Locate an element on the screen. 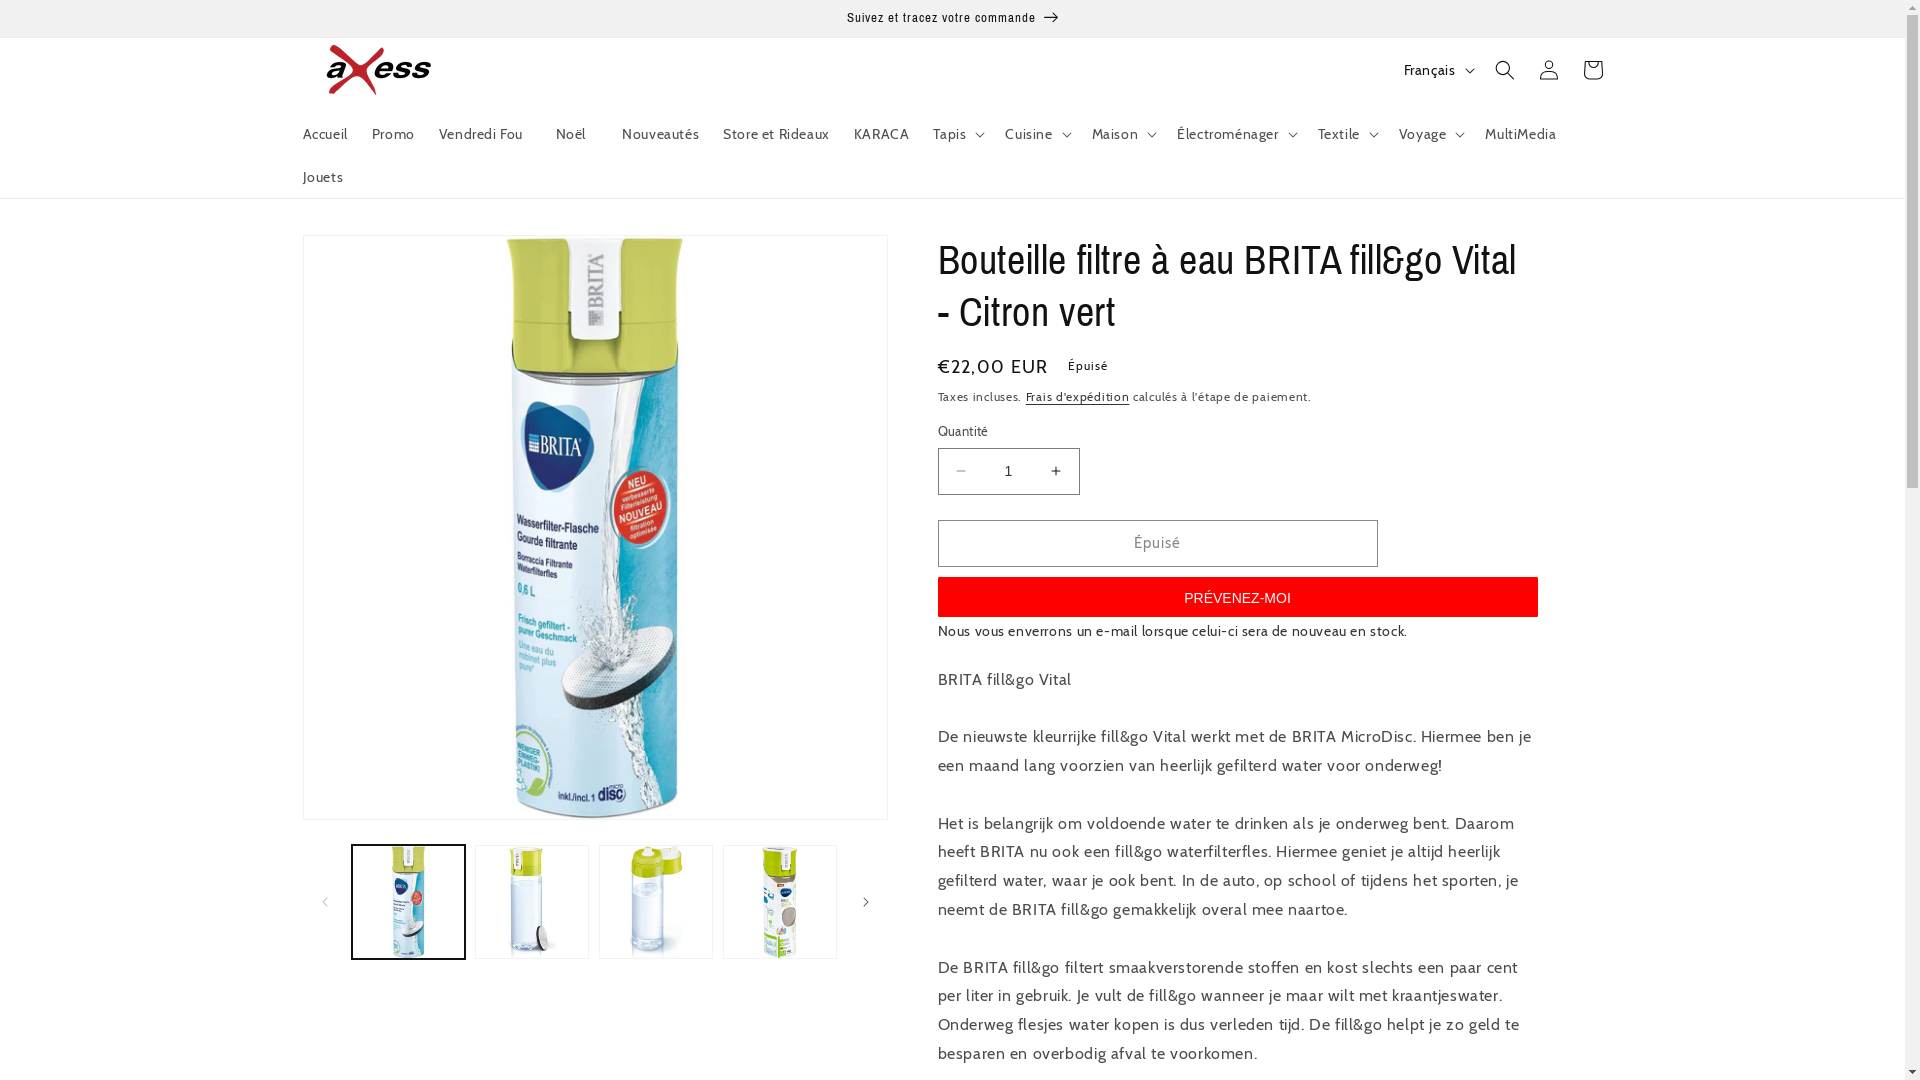  'MultiMedia' is located at coordinates (1473, 134).